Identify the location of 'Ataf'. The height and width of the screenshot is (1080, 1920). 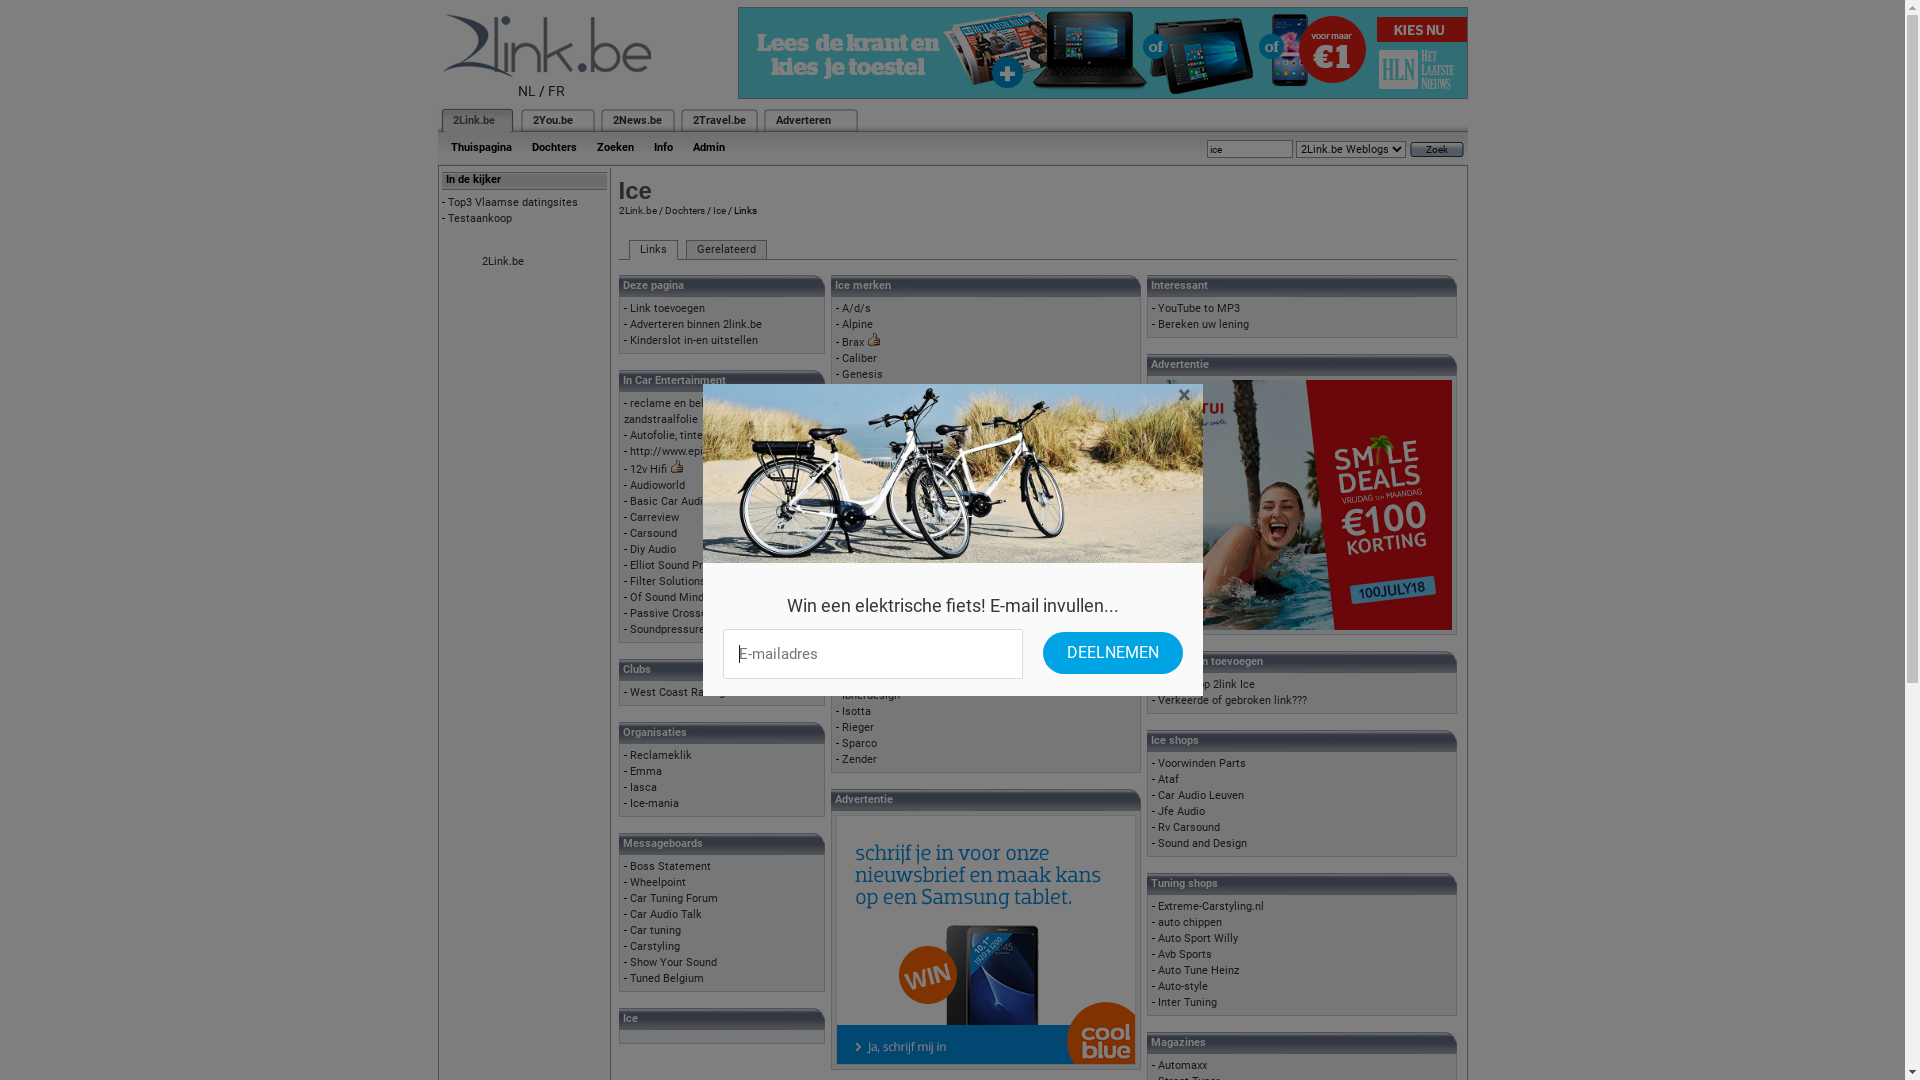
(1168, 778).